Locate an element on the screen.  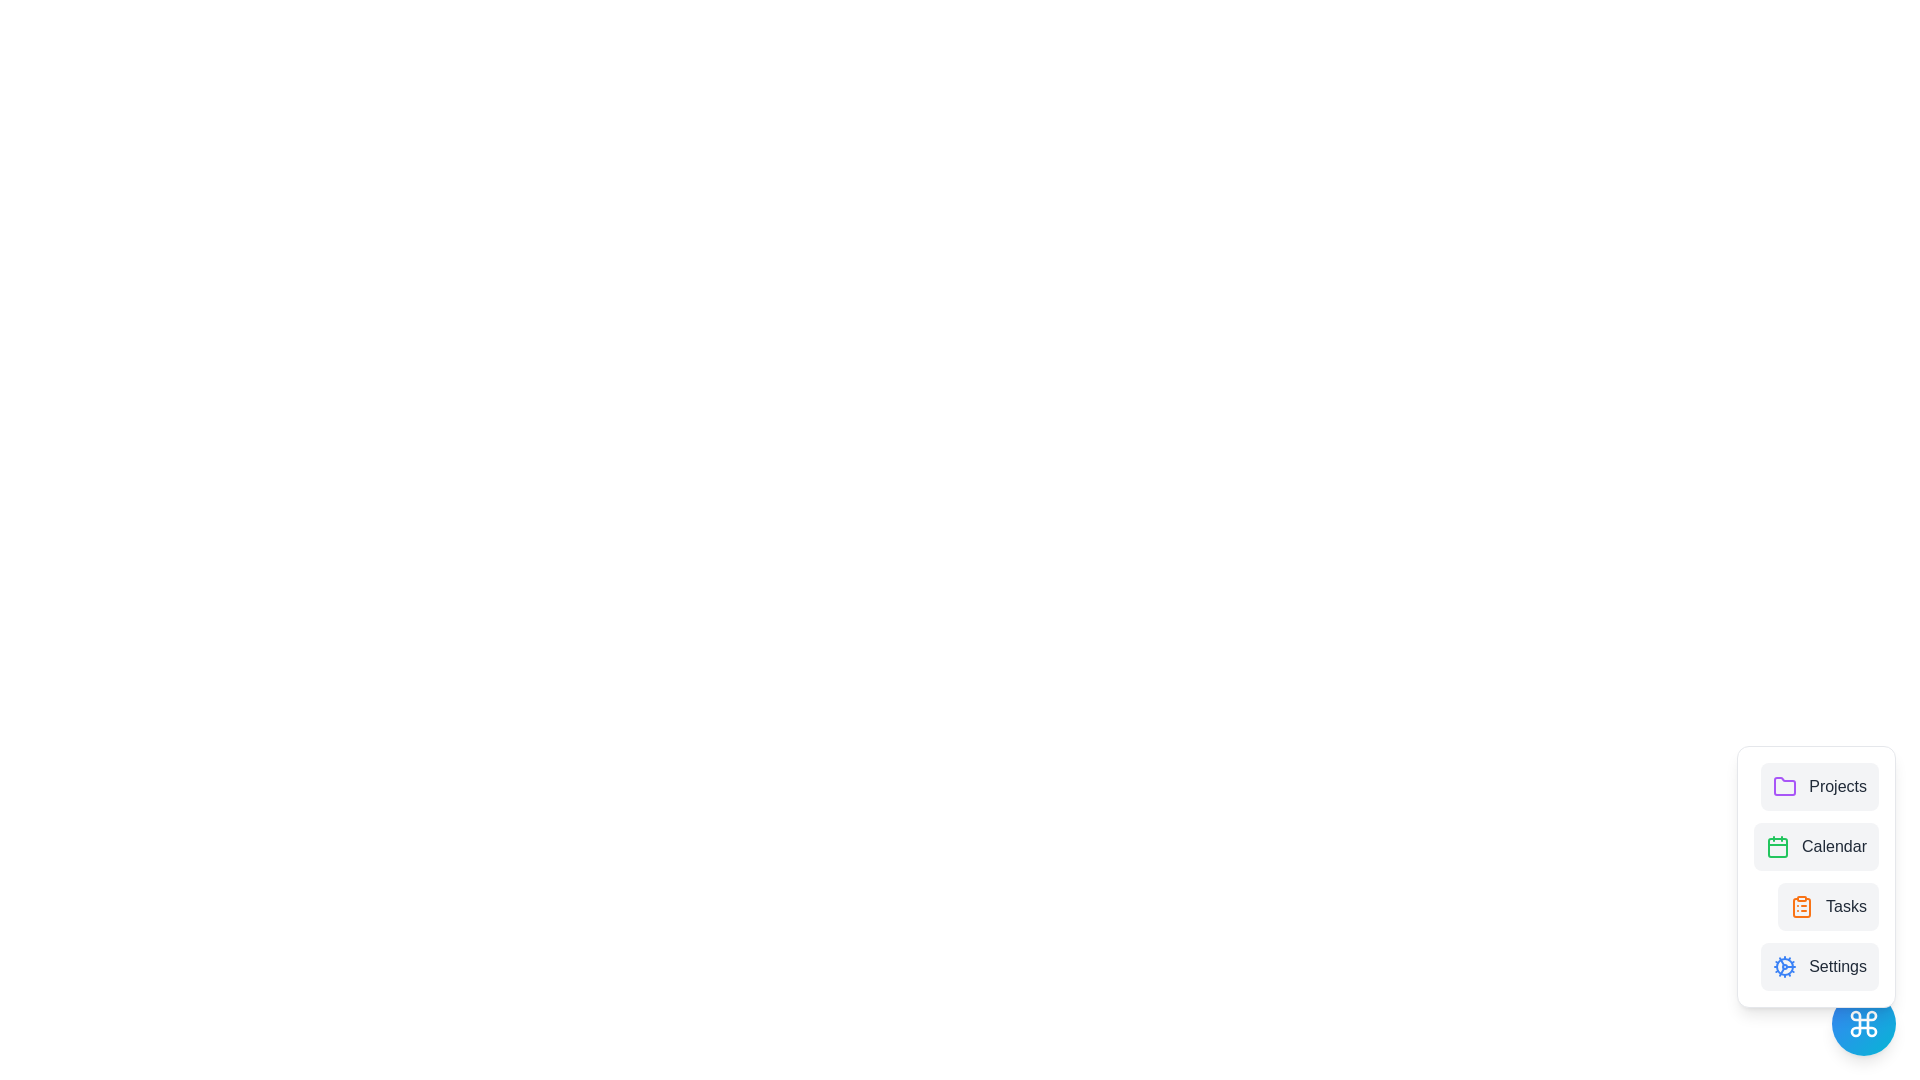
the Settings option in the menu is located at coordinates (1819, 966).